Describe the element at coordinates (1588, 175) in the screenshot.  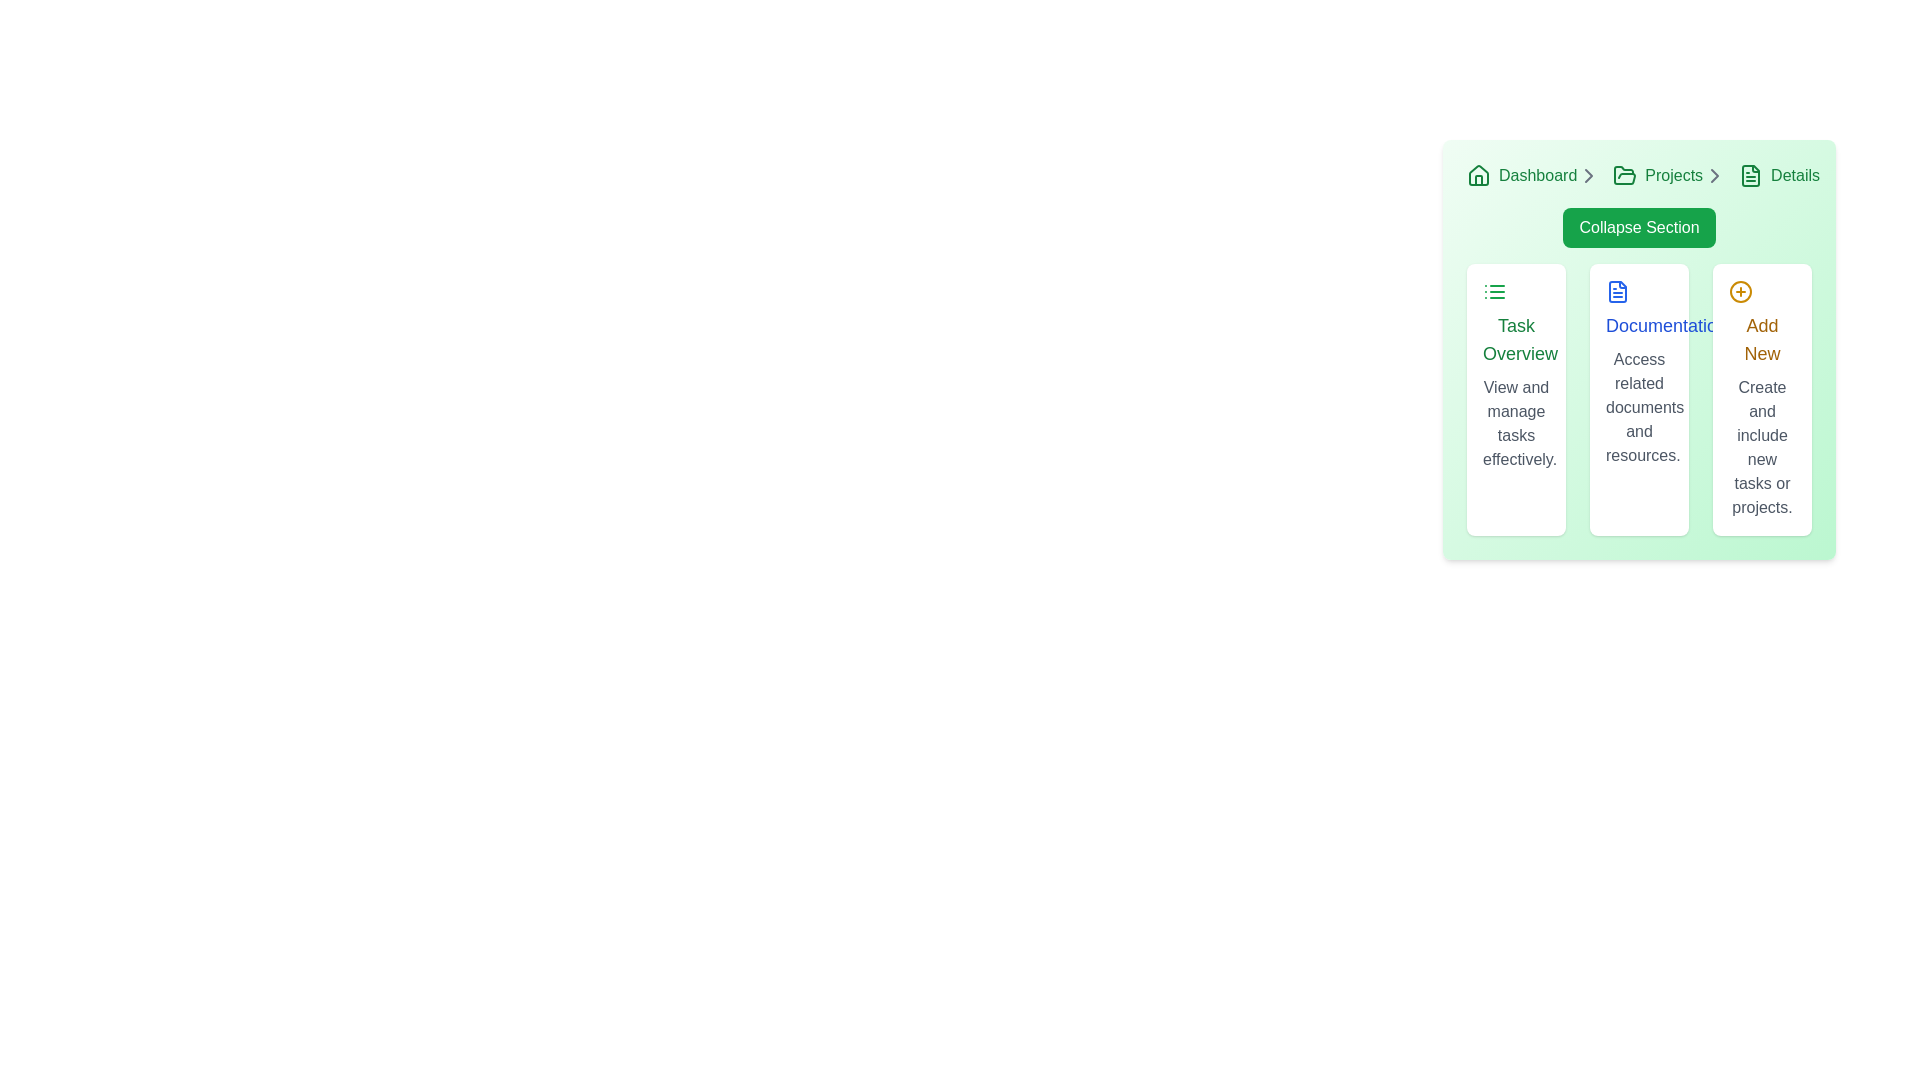
I see `the icon that serves as a separator in the breadcrumb navigation located just to the right of the 'Dashboard' text` at that location.